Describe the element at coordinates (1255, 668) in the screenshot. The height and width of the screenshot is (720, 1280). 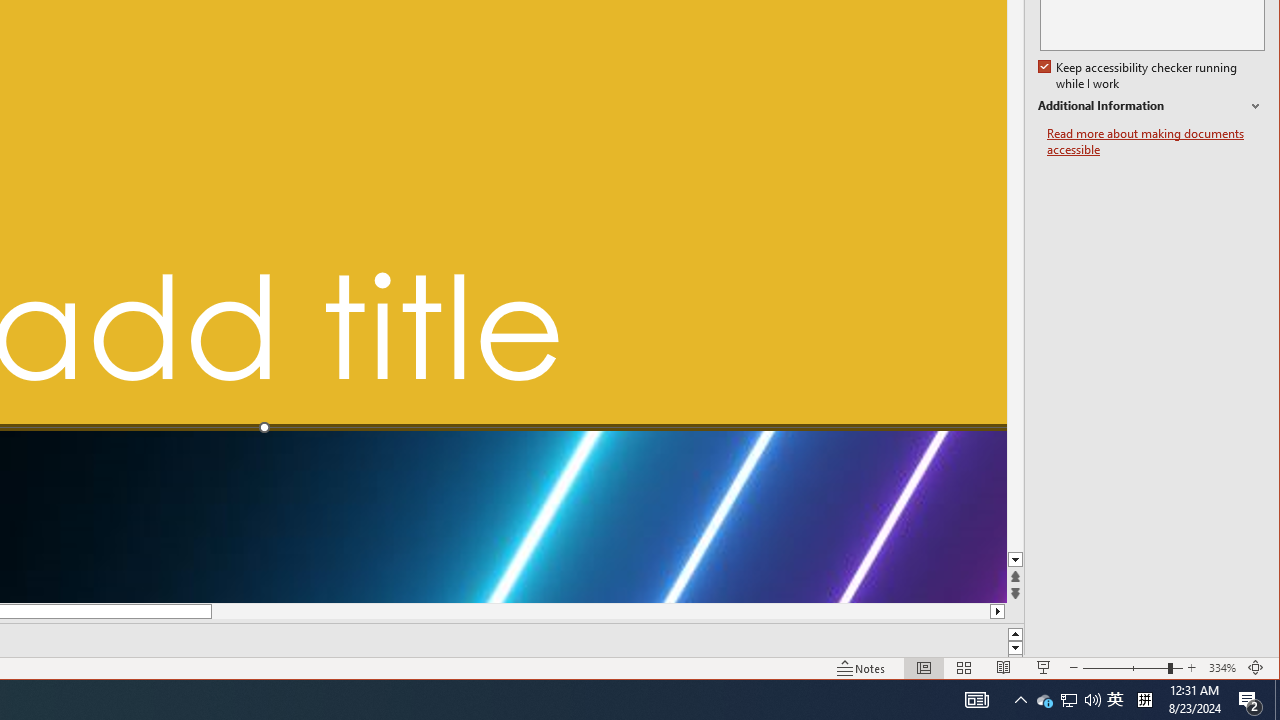
I see `'Zoom to Fit '` at that location.